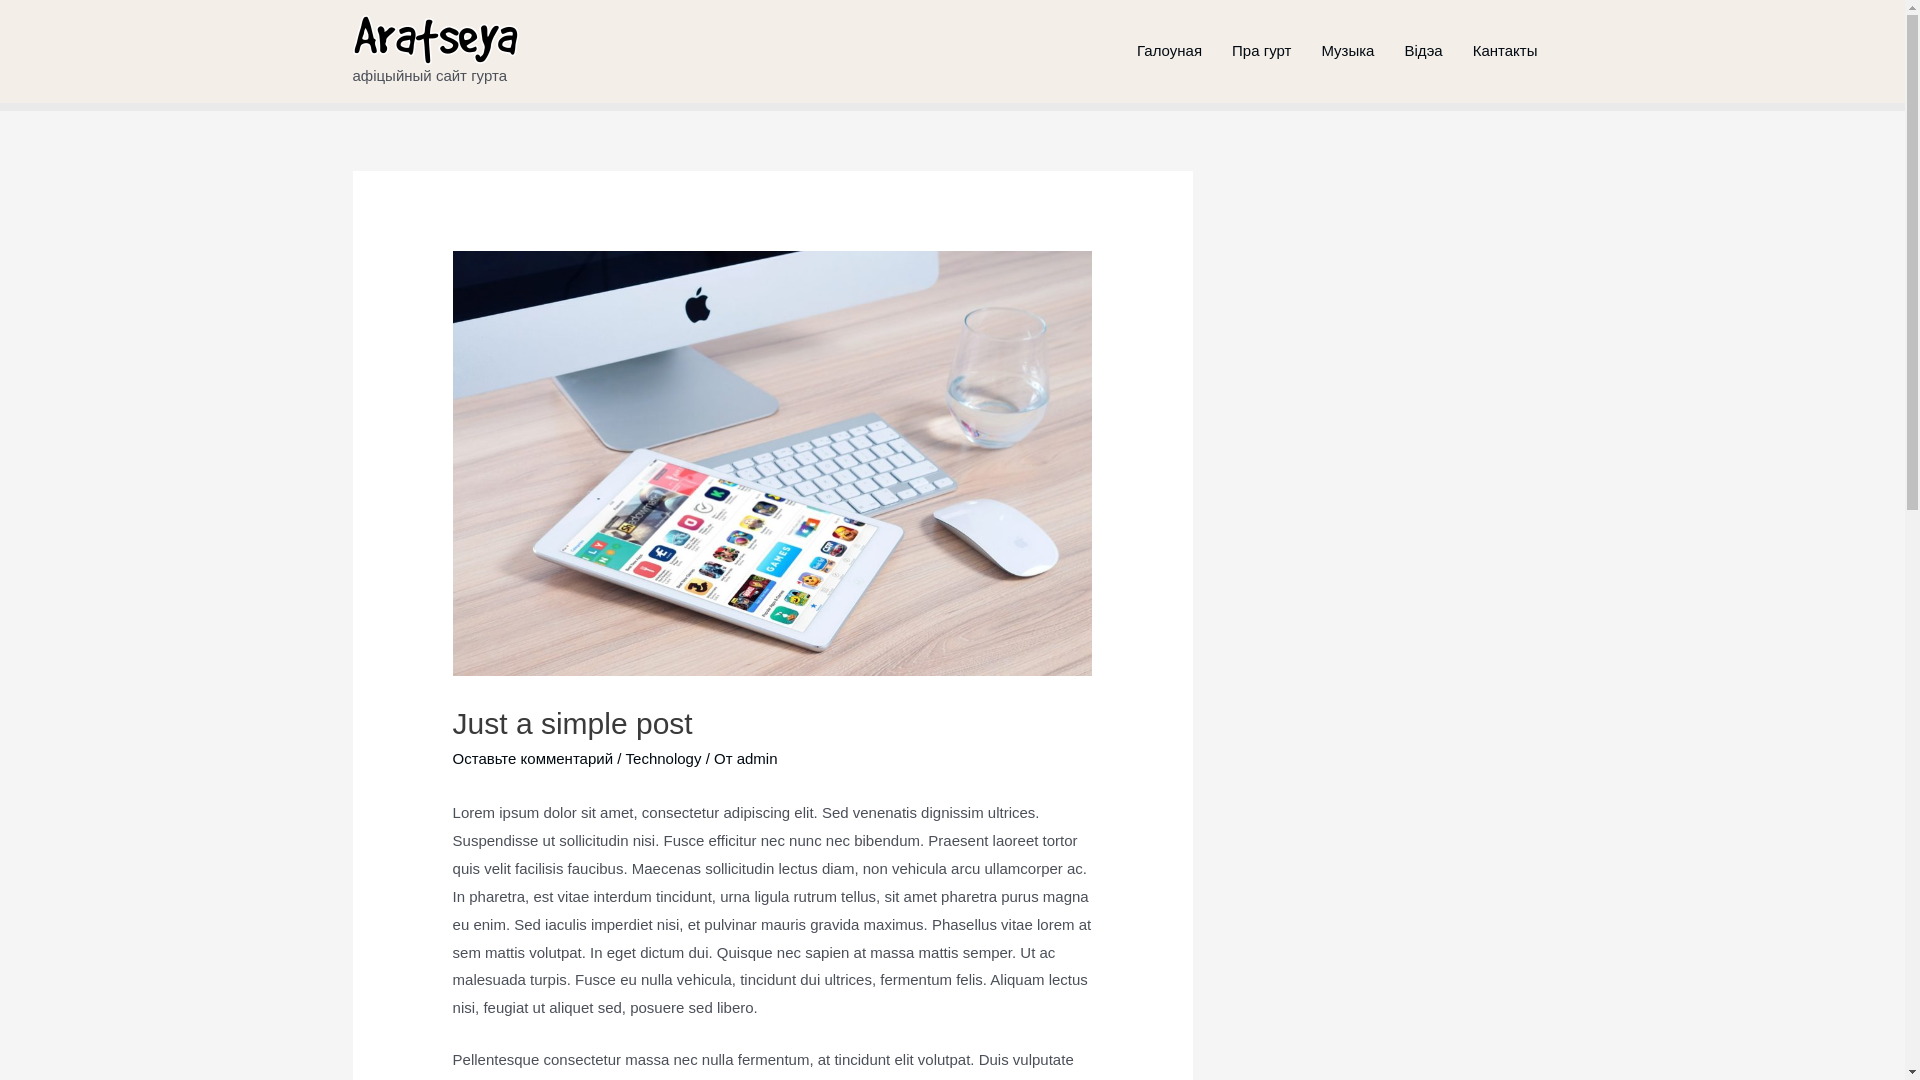 This screenshot has height=1080, width=1920. I want to click on 'Technology', so click(663, 758).